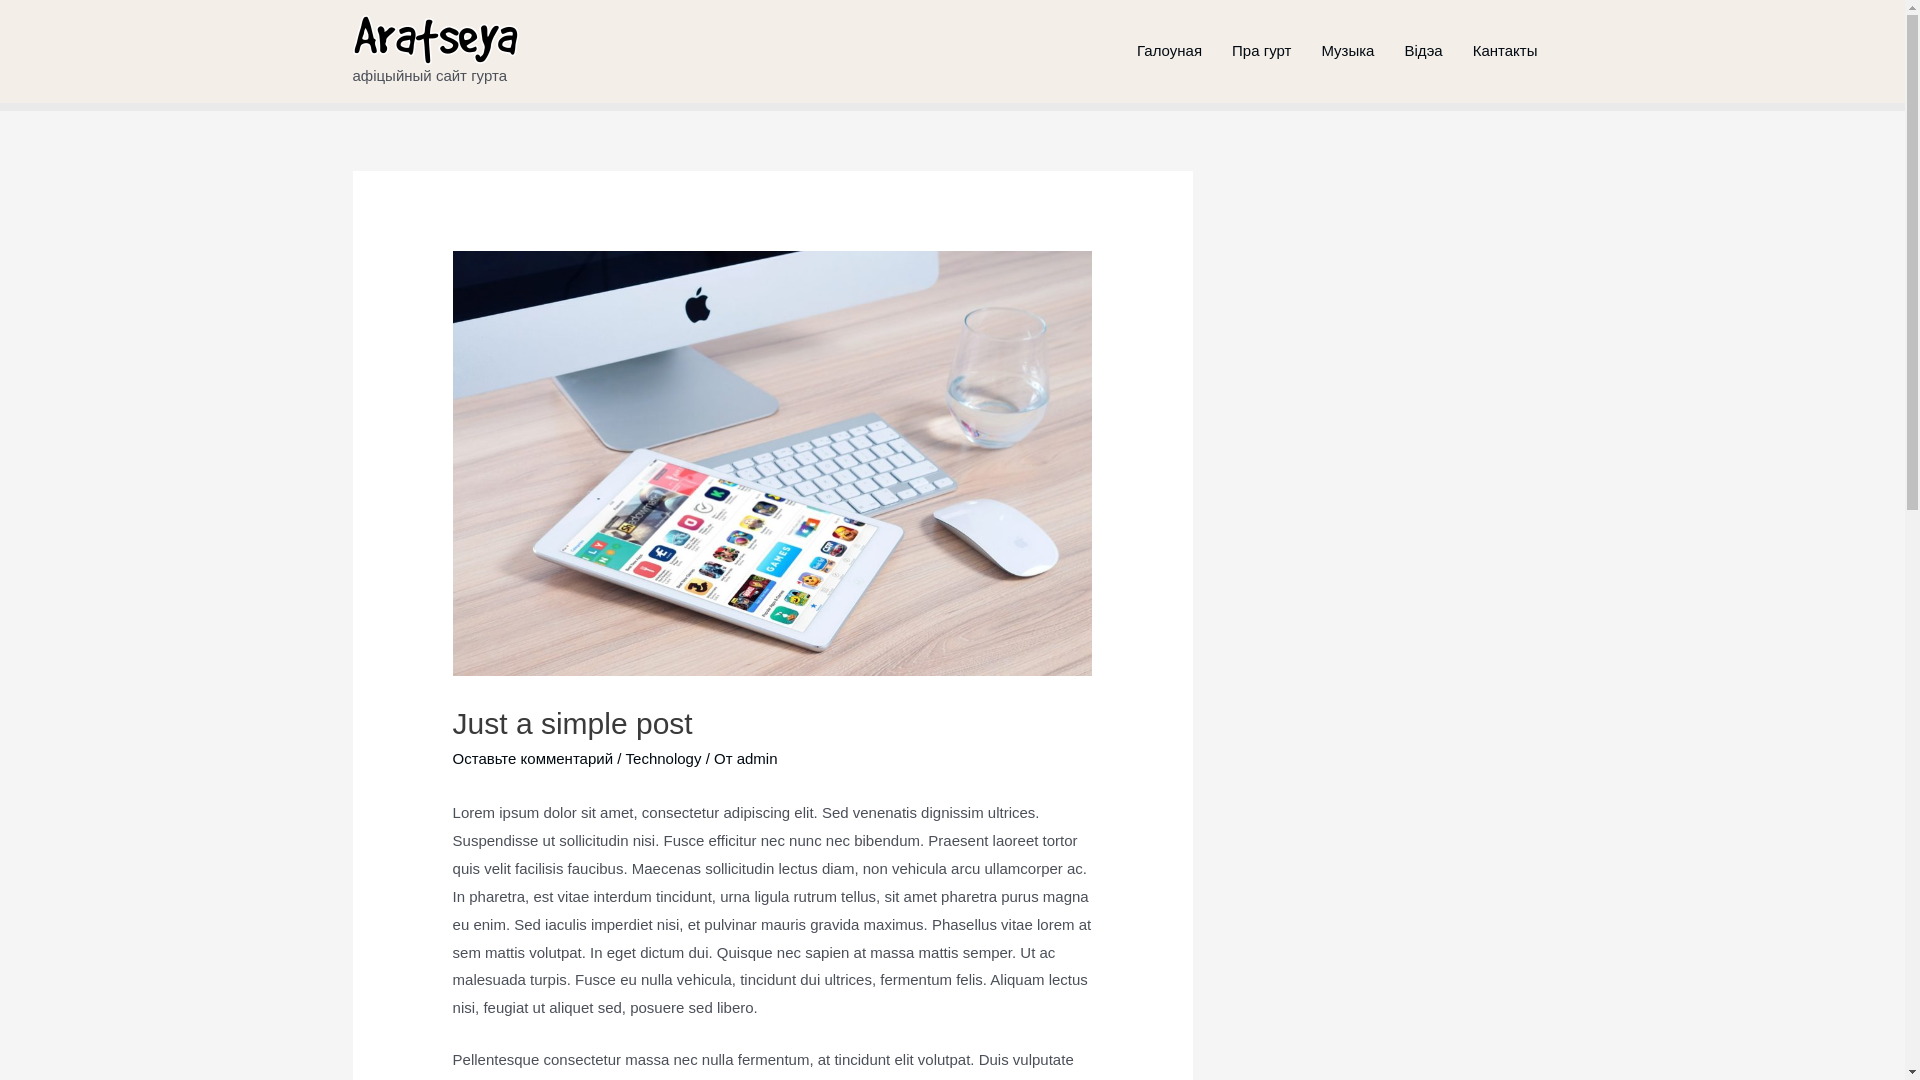 This screenshot has height=1080, width=1920. I want to click on 'Technology', so click(663, 758).